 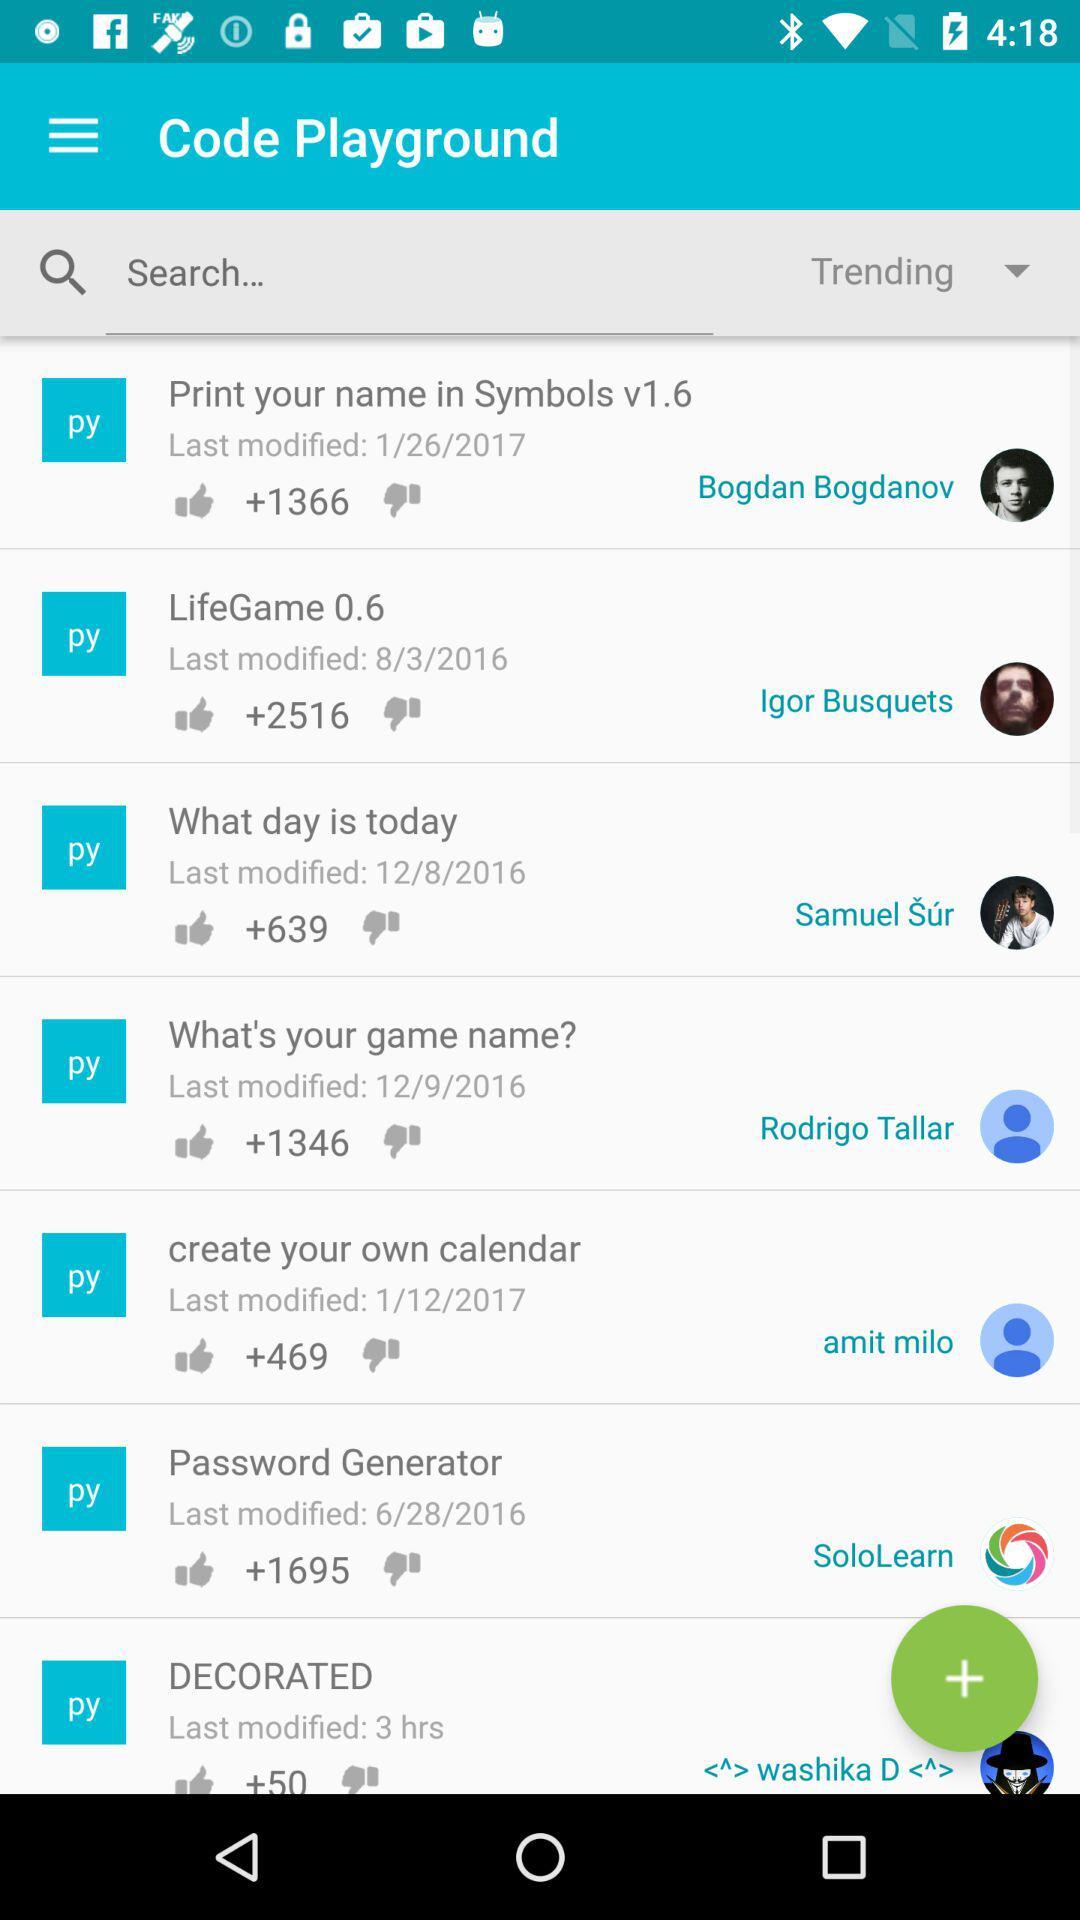 I want to click on more, so click(x=963, y=1678).